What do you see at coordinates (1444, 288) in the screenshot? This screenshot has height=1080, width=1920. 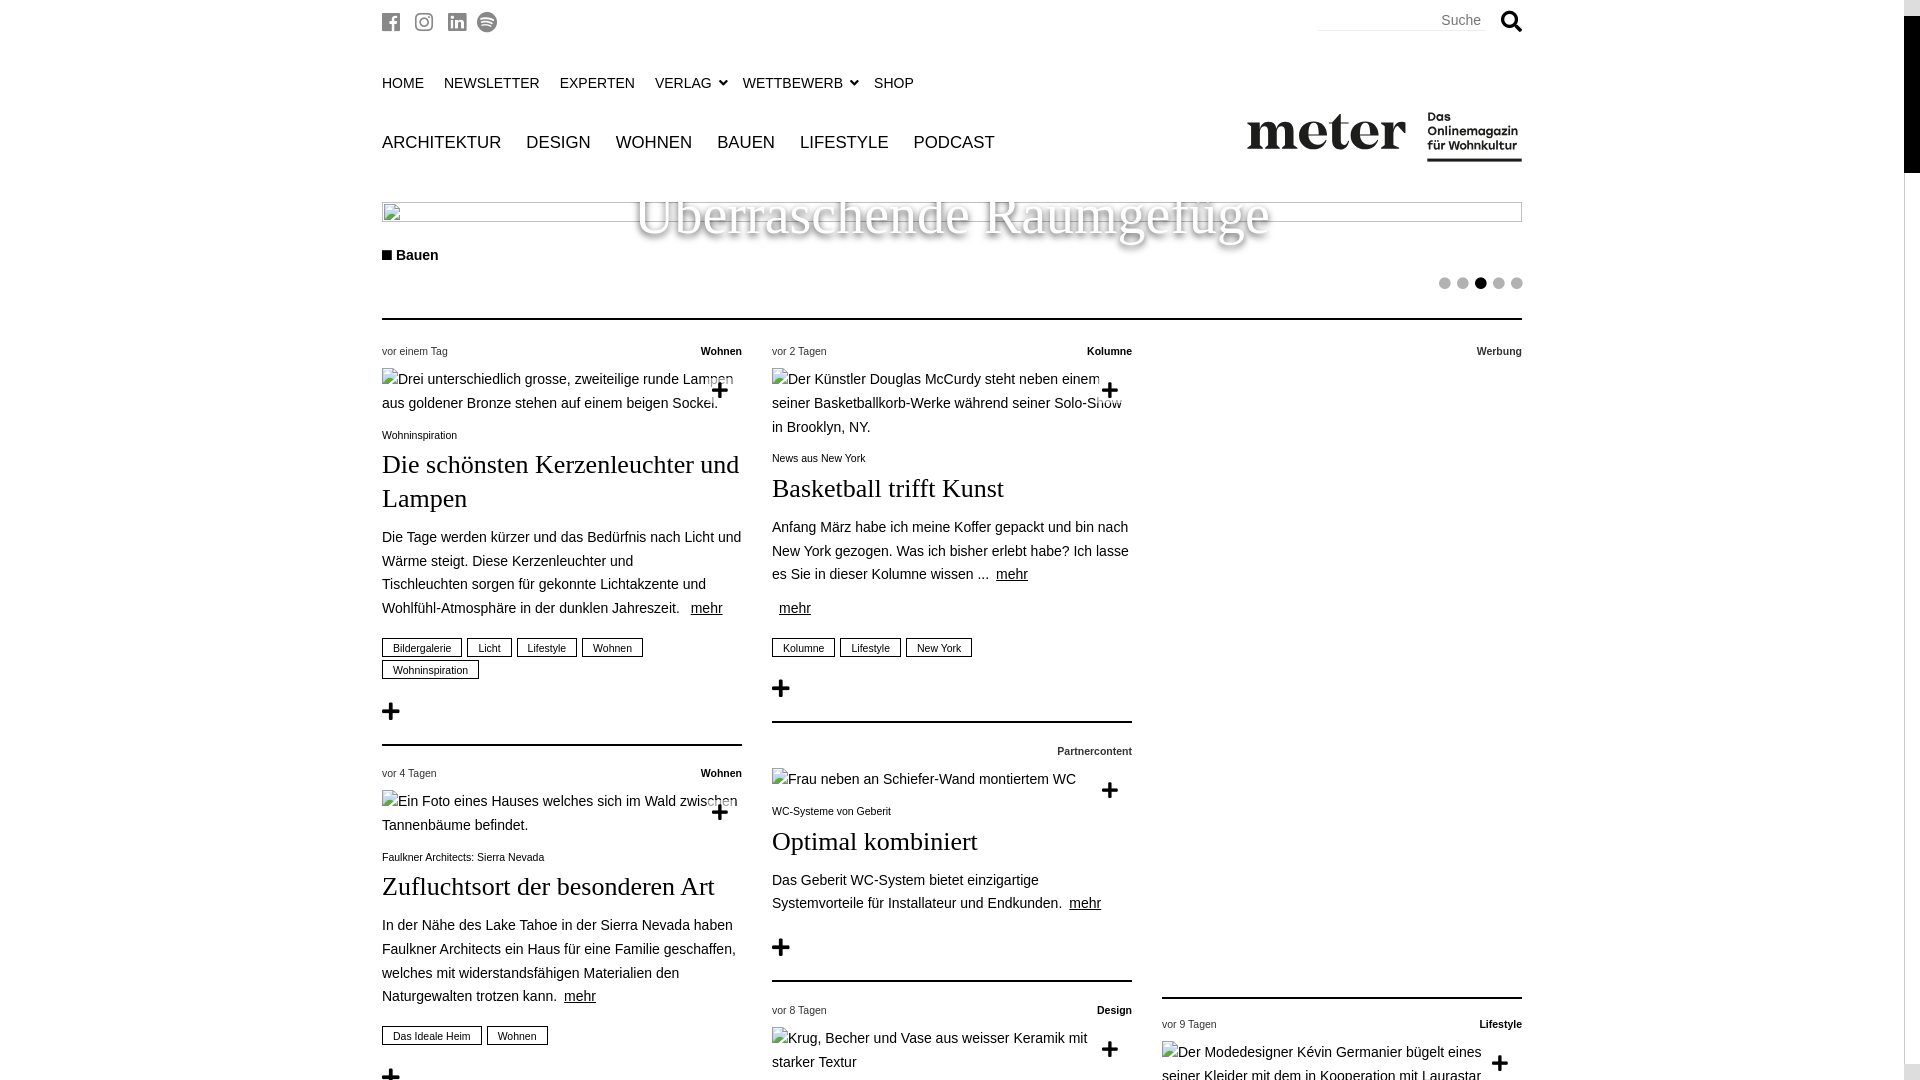 I see `'1'` at bounding box center [1444, 288].